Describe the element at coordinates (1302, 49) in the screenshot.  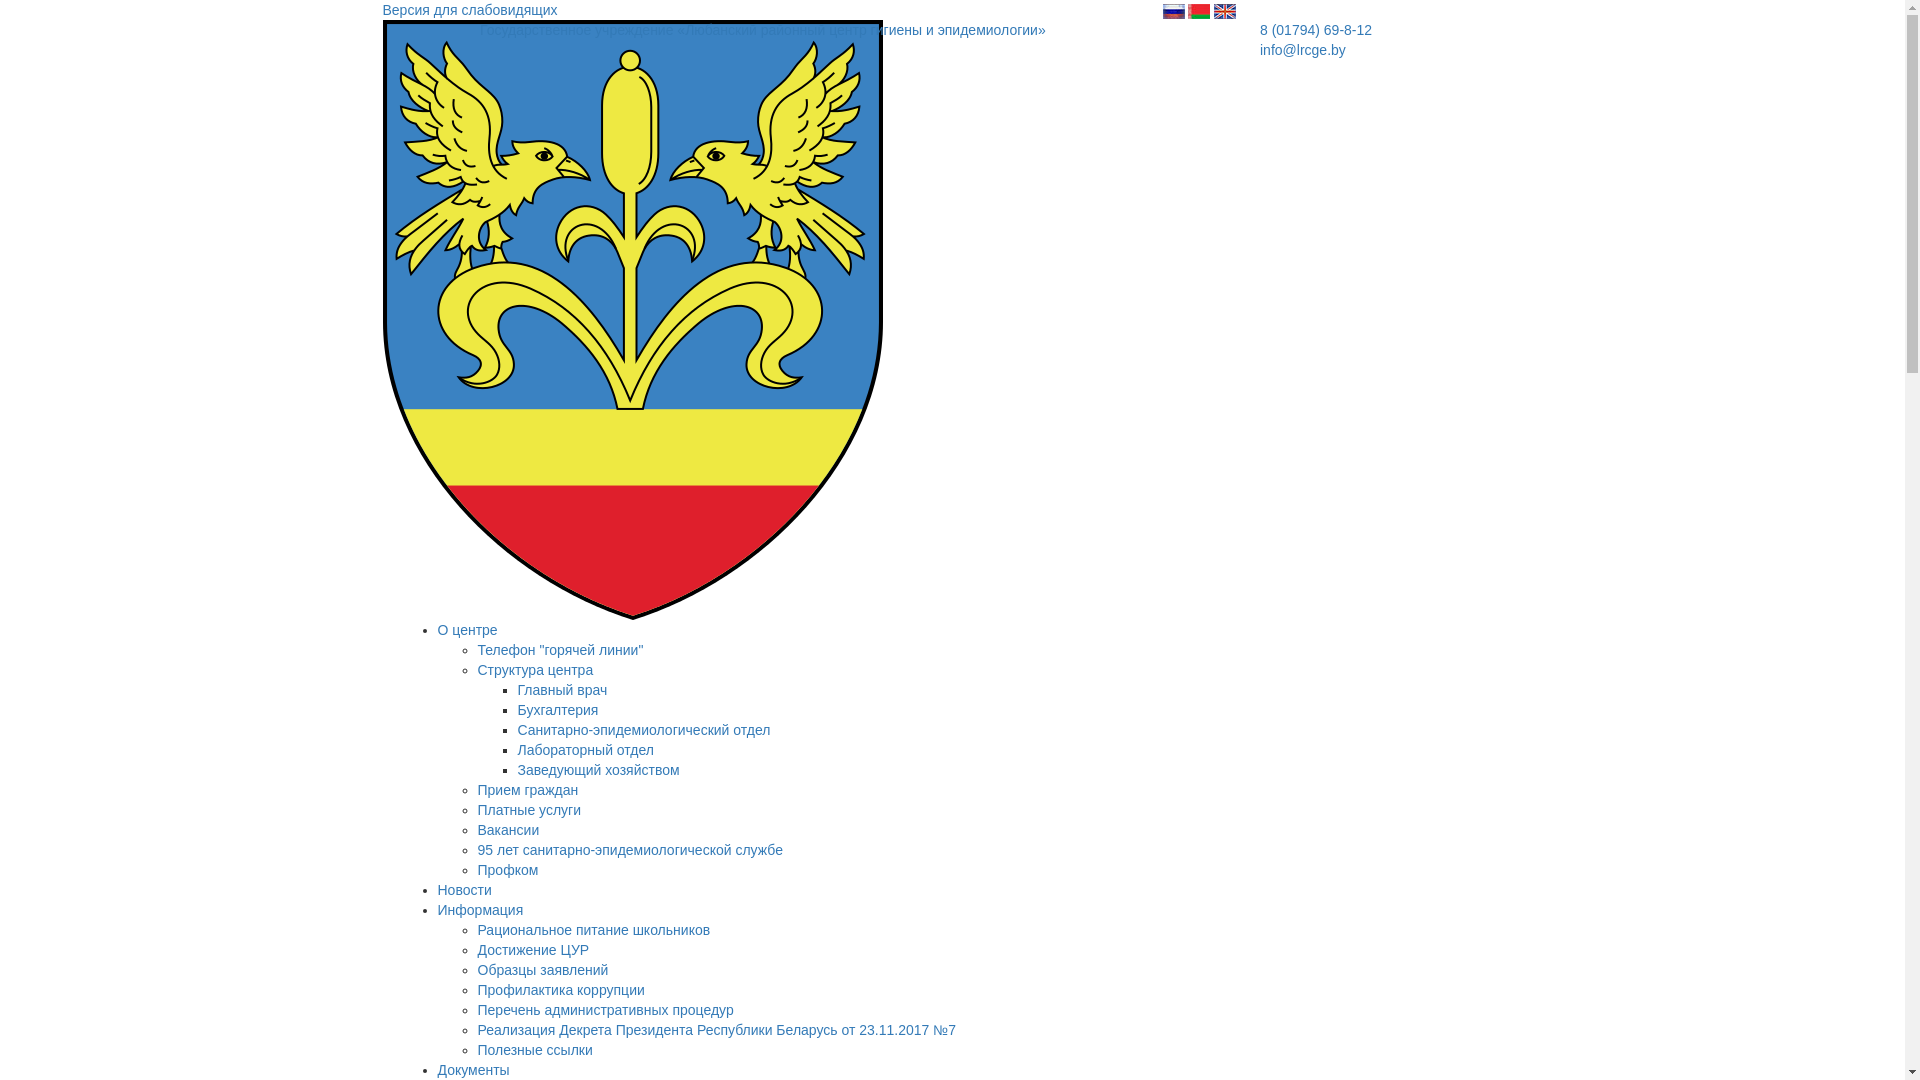
I see `'info@lrcge.by'` at that location.